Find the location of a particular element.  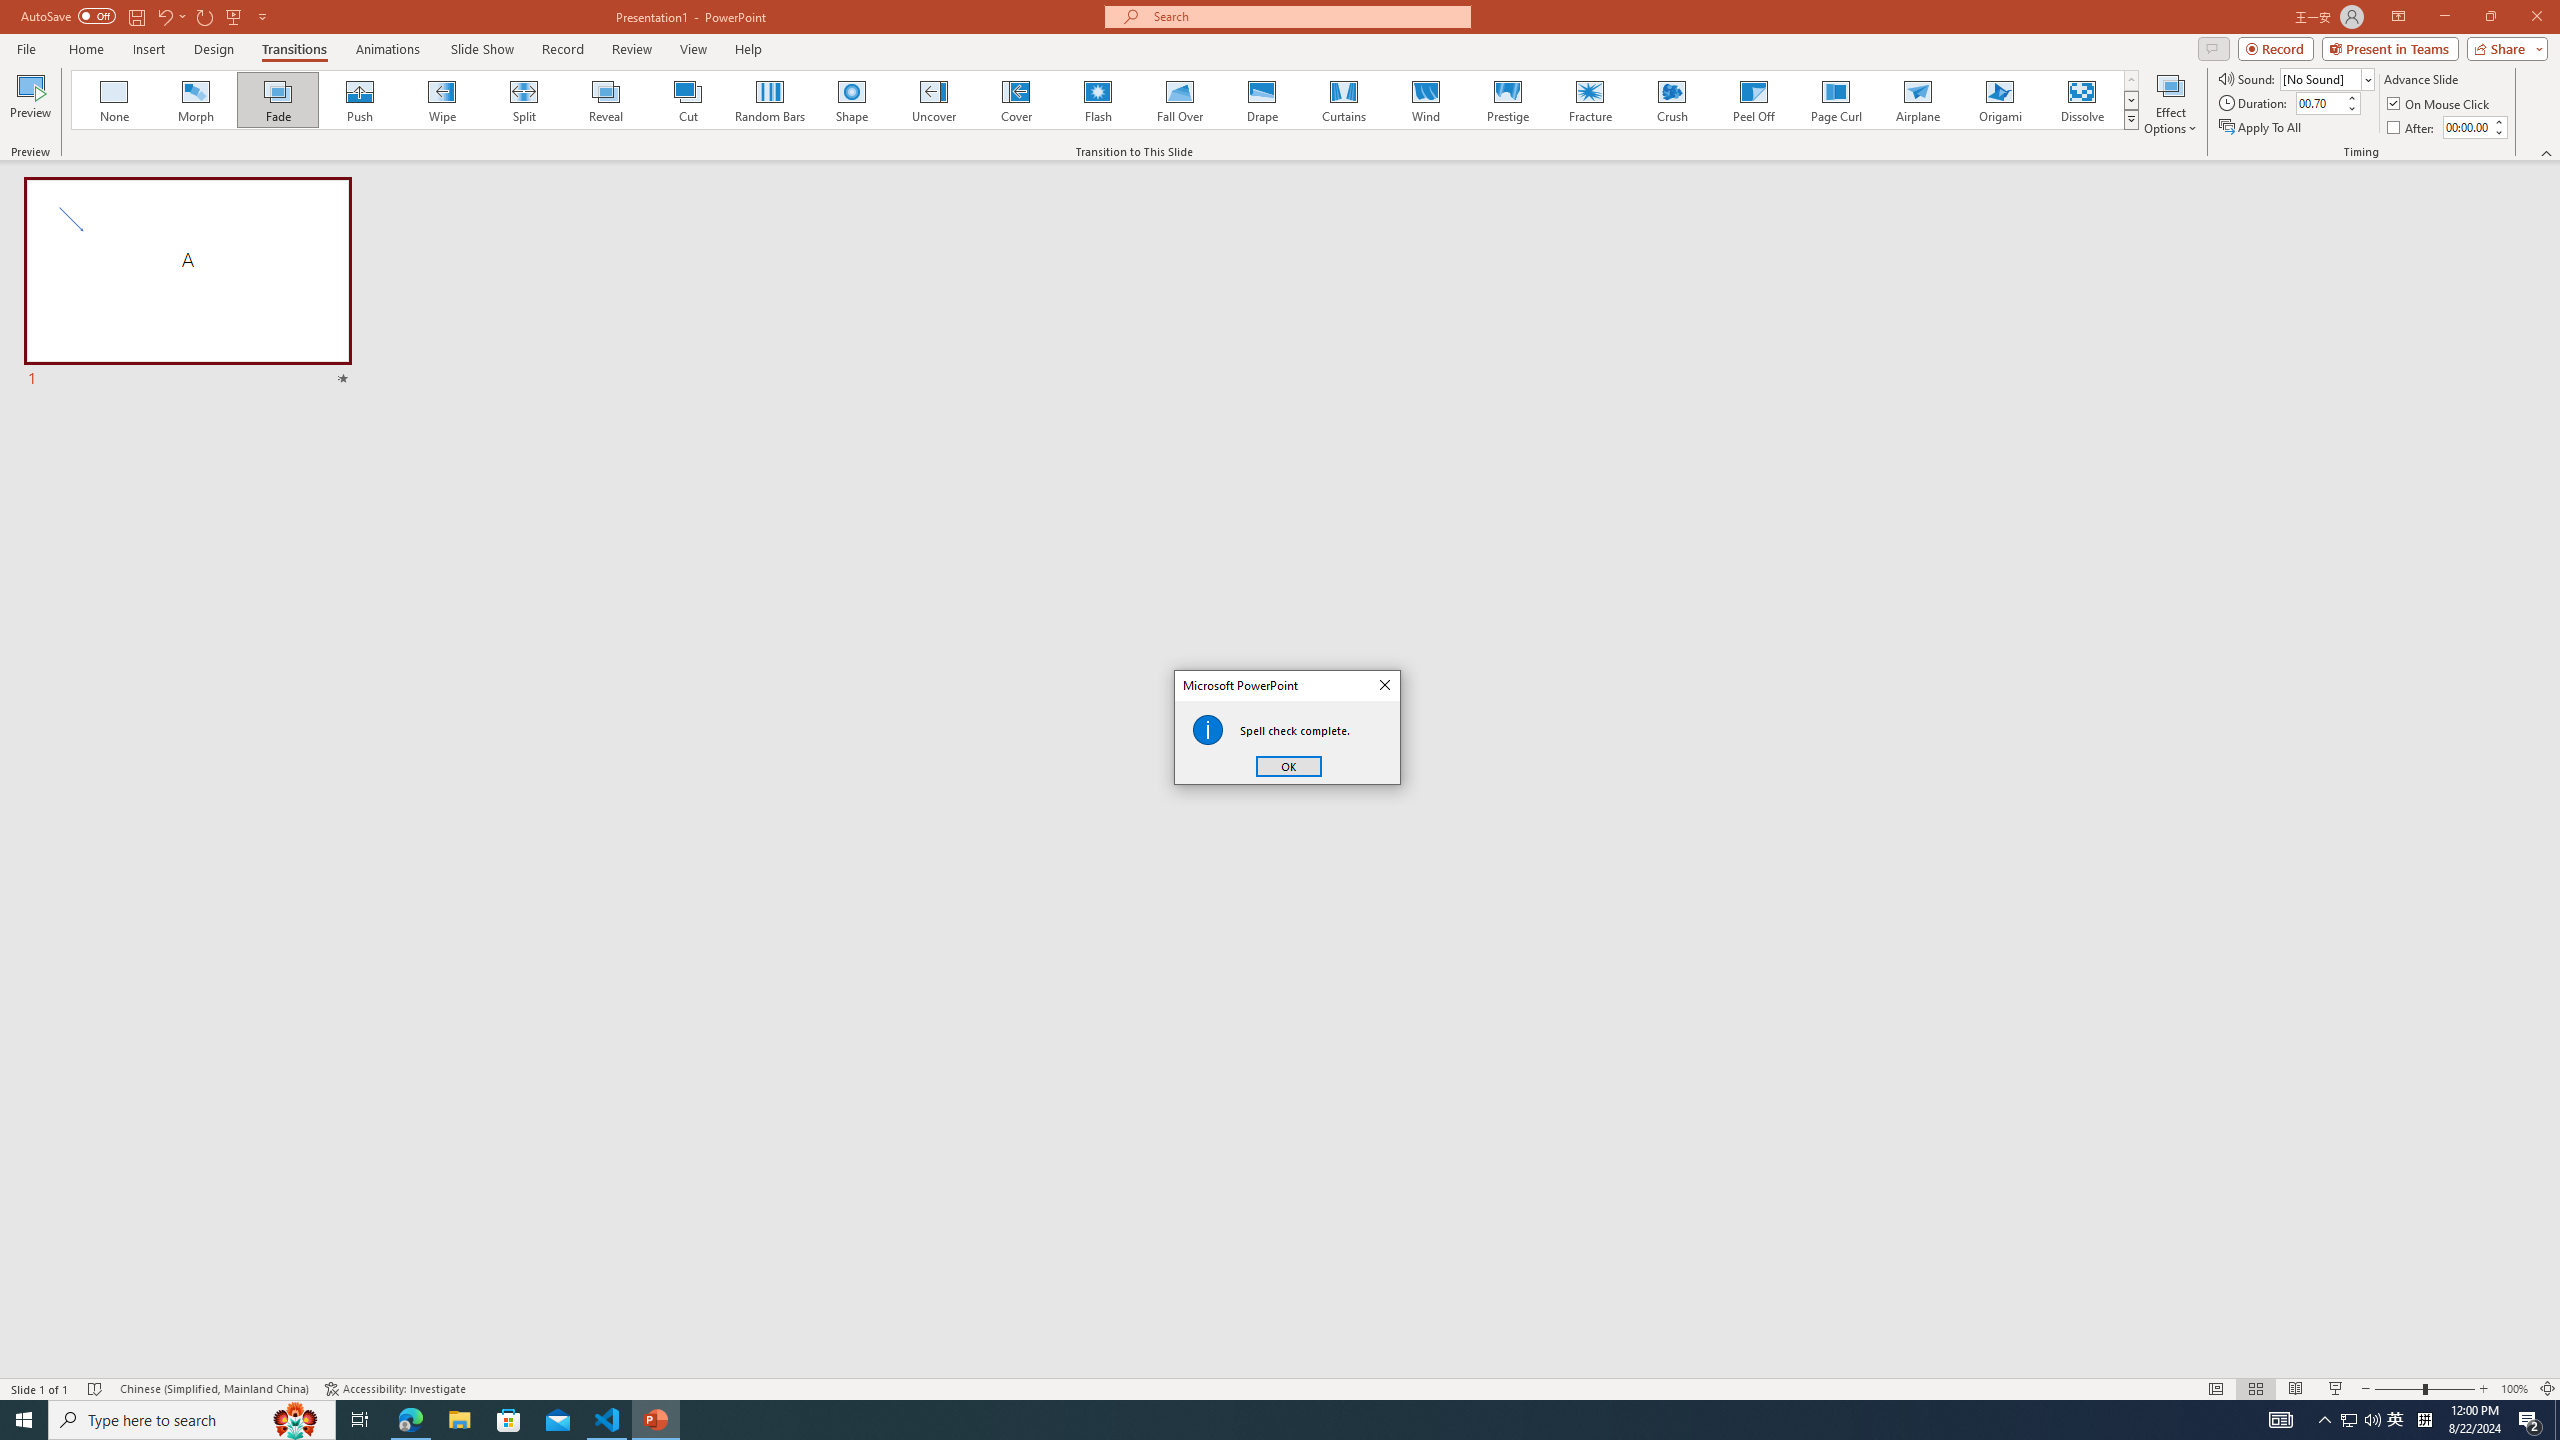

'Peel Off' is located at coordinates (1752, 99).